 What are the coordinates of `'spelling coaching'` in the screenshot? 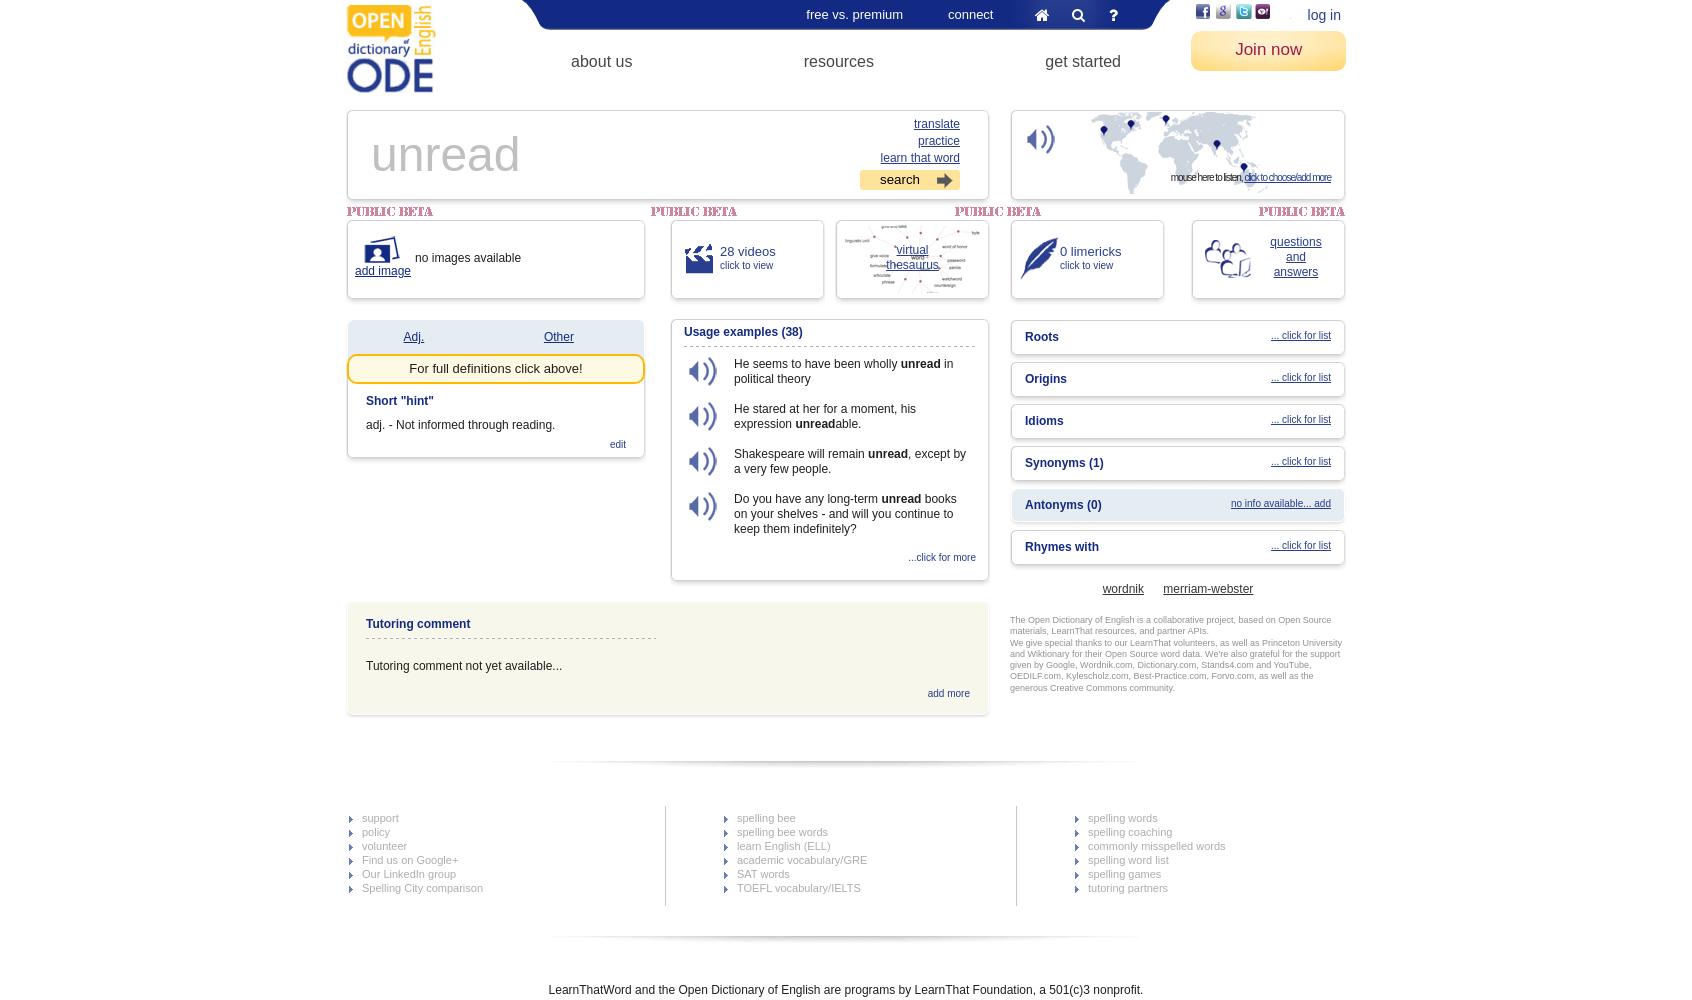 It's located at (1128, 831).